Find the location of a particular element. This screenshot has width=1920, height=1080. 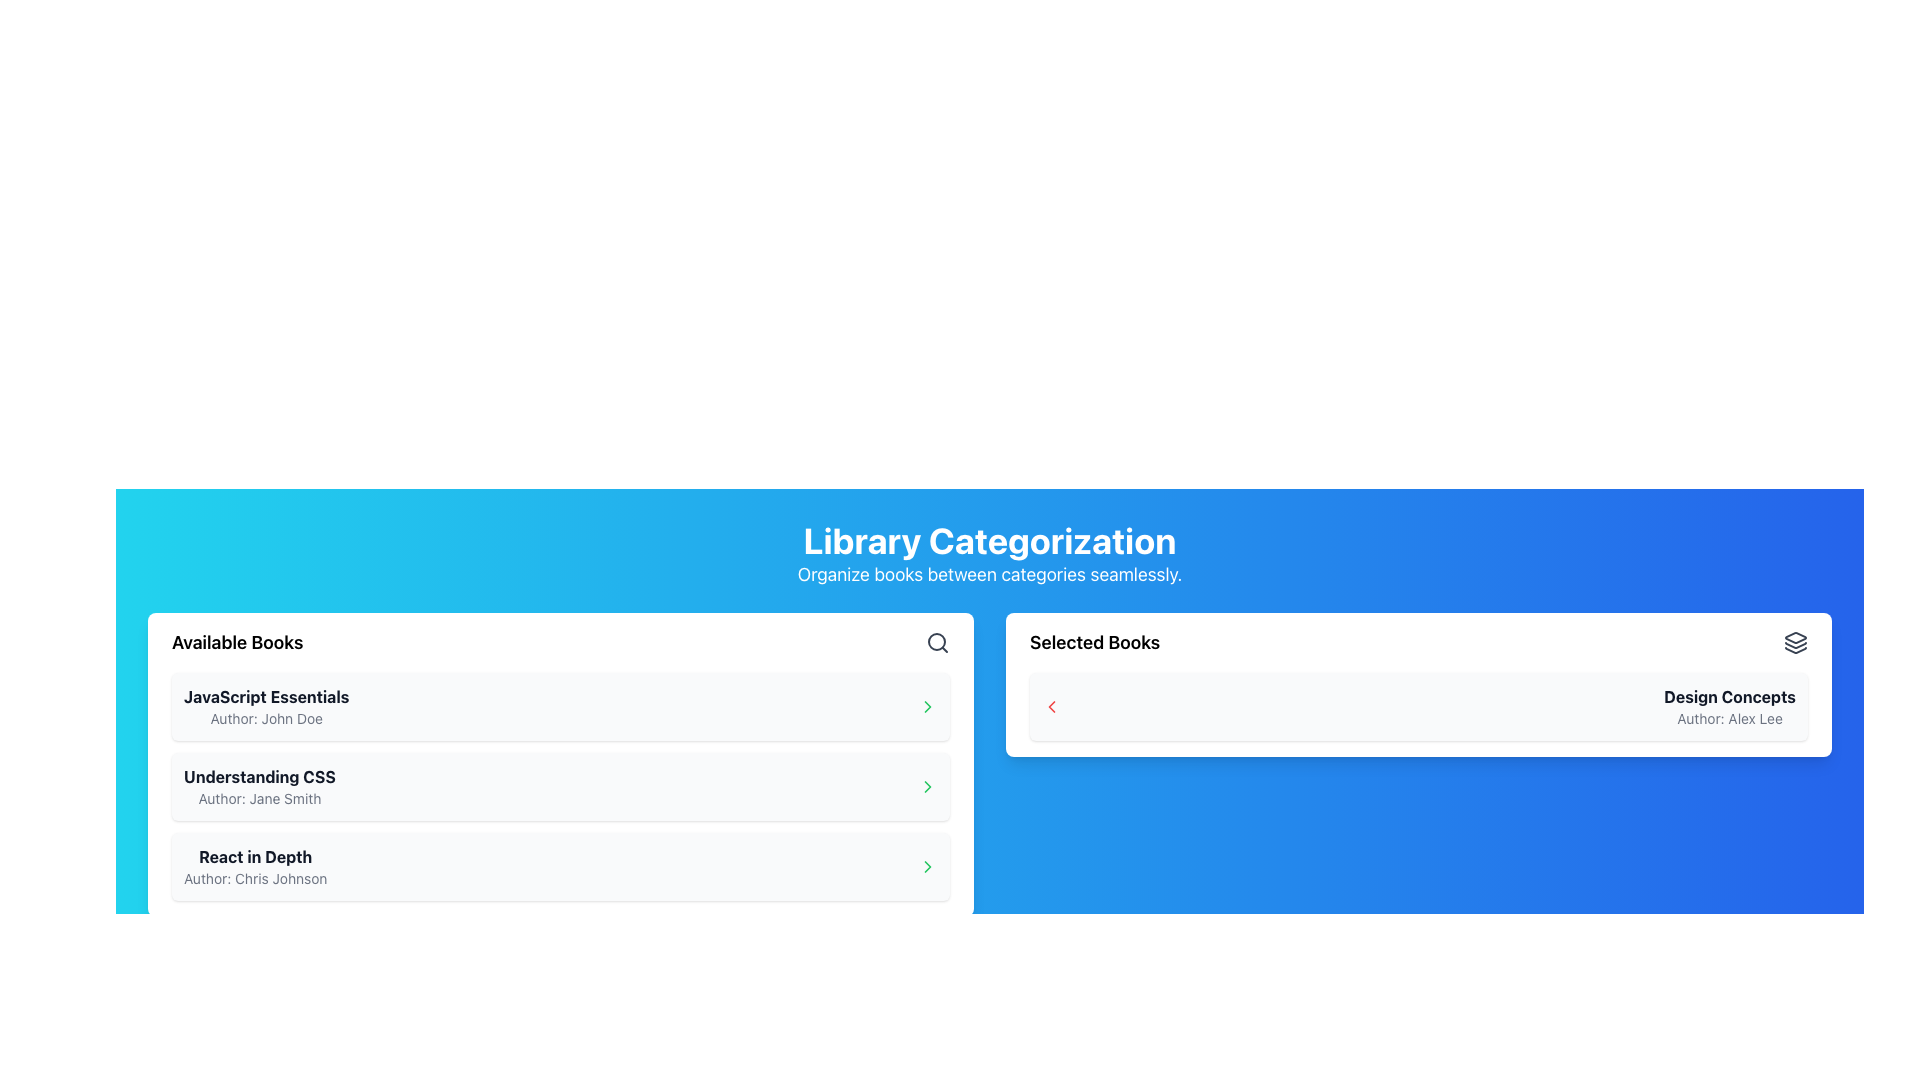

the chevron right icon located in the 'Available Books' section, associated with the item 'React in Depth' is located at coordinates (926, 705).